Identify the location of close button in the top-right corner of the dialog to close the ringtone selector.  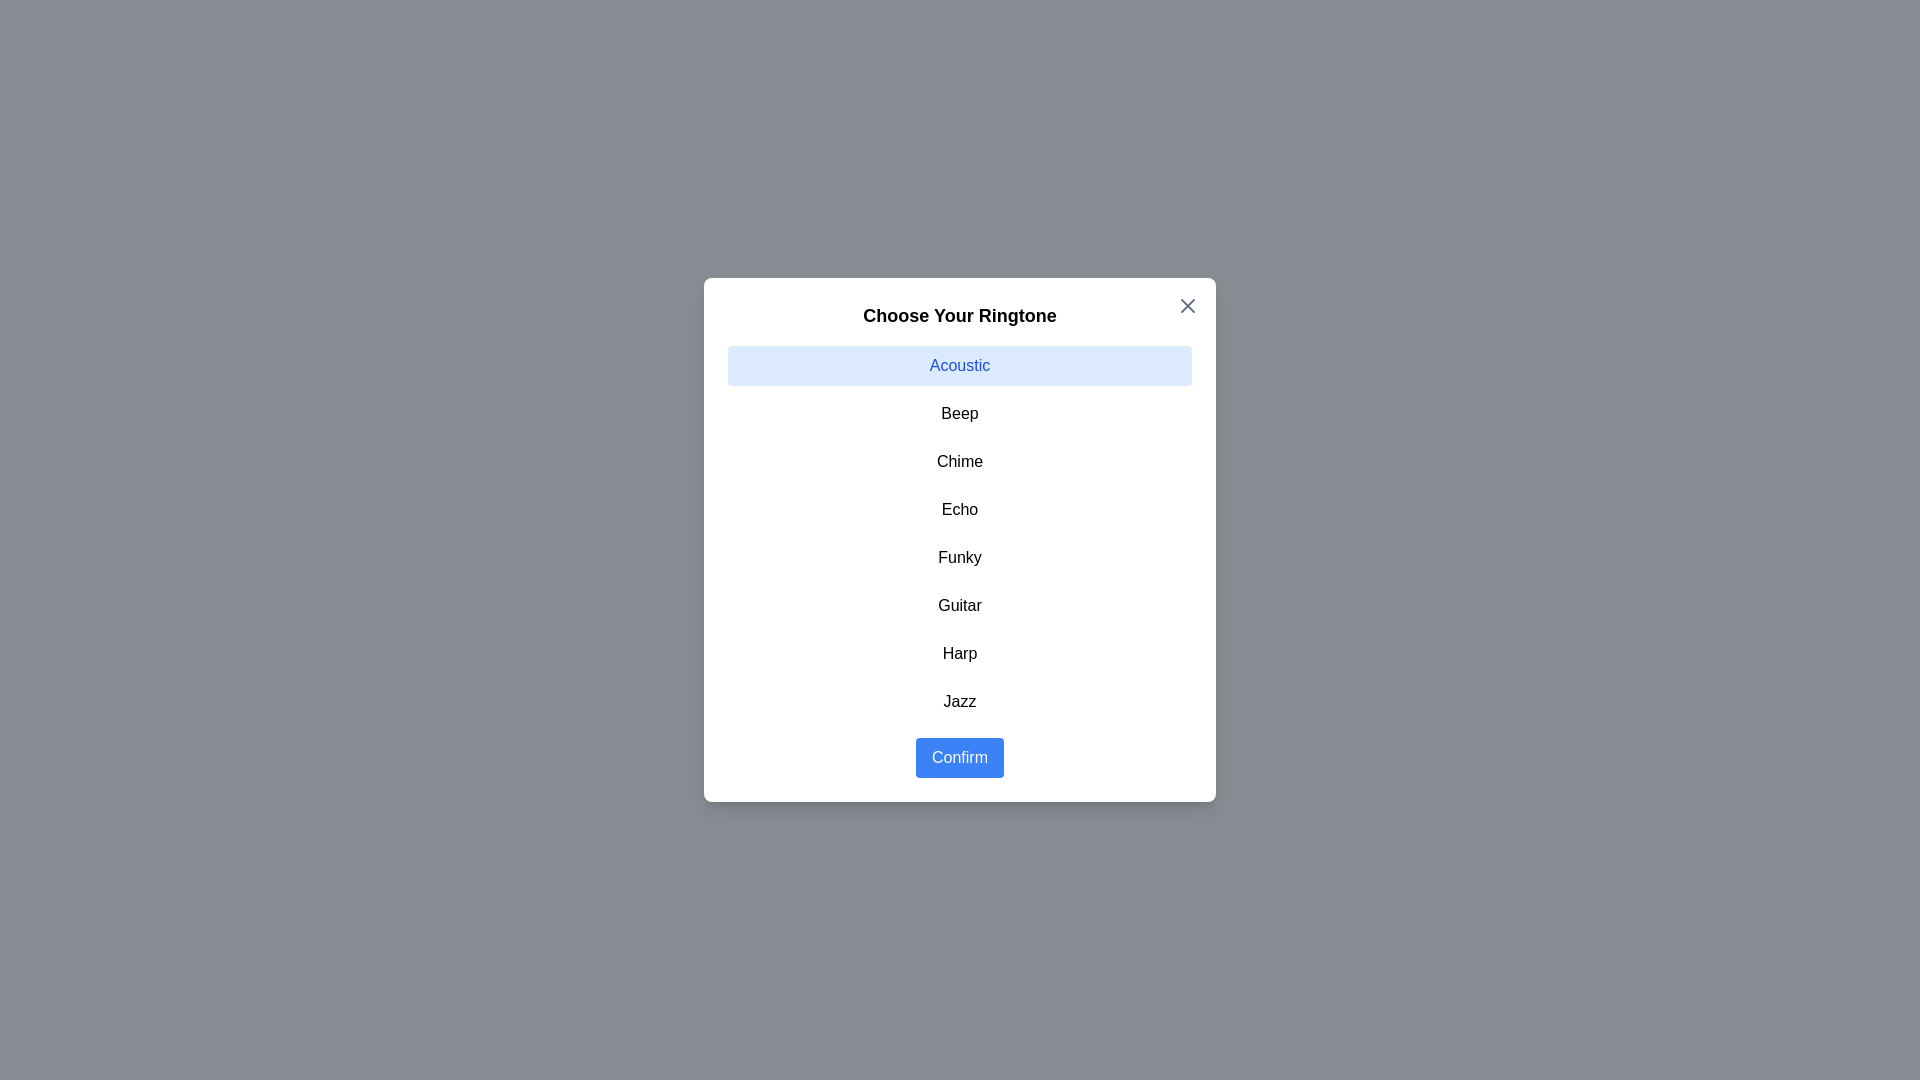
(1188, 305).